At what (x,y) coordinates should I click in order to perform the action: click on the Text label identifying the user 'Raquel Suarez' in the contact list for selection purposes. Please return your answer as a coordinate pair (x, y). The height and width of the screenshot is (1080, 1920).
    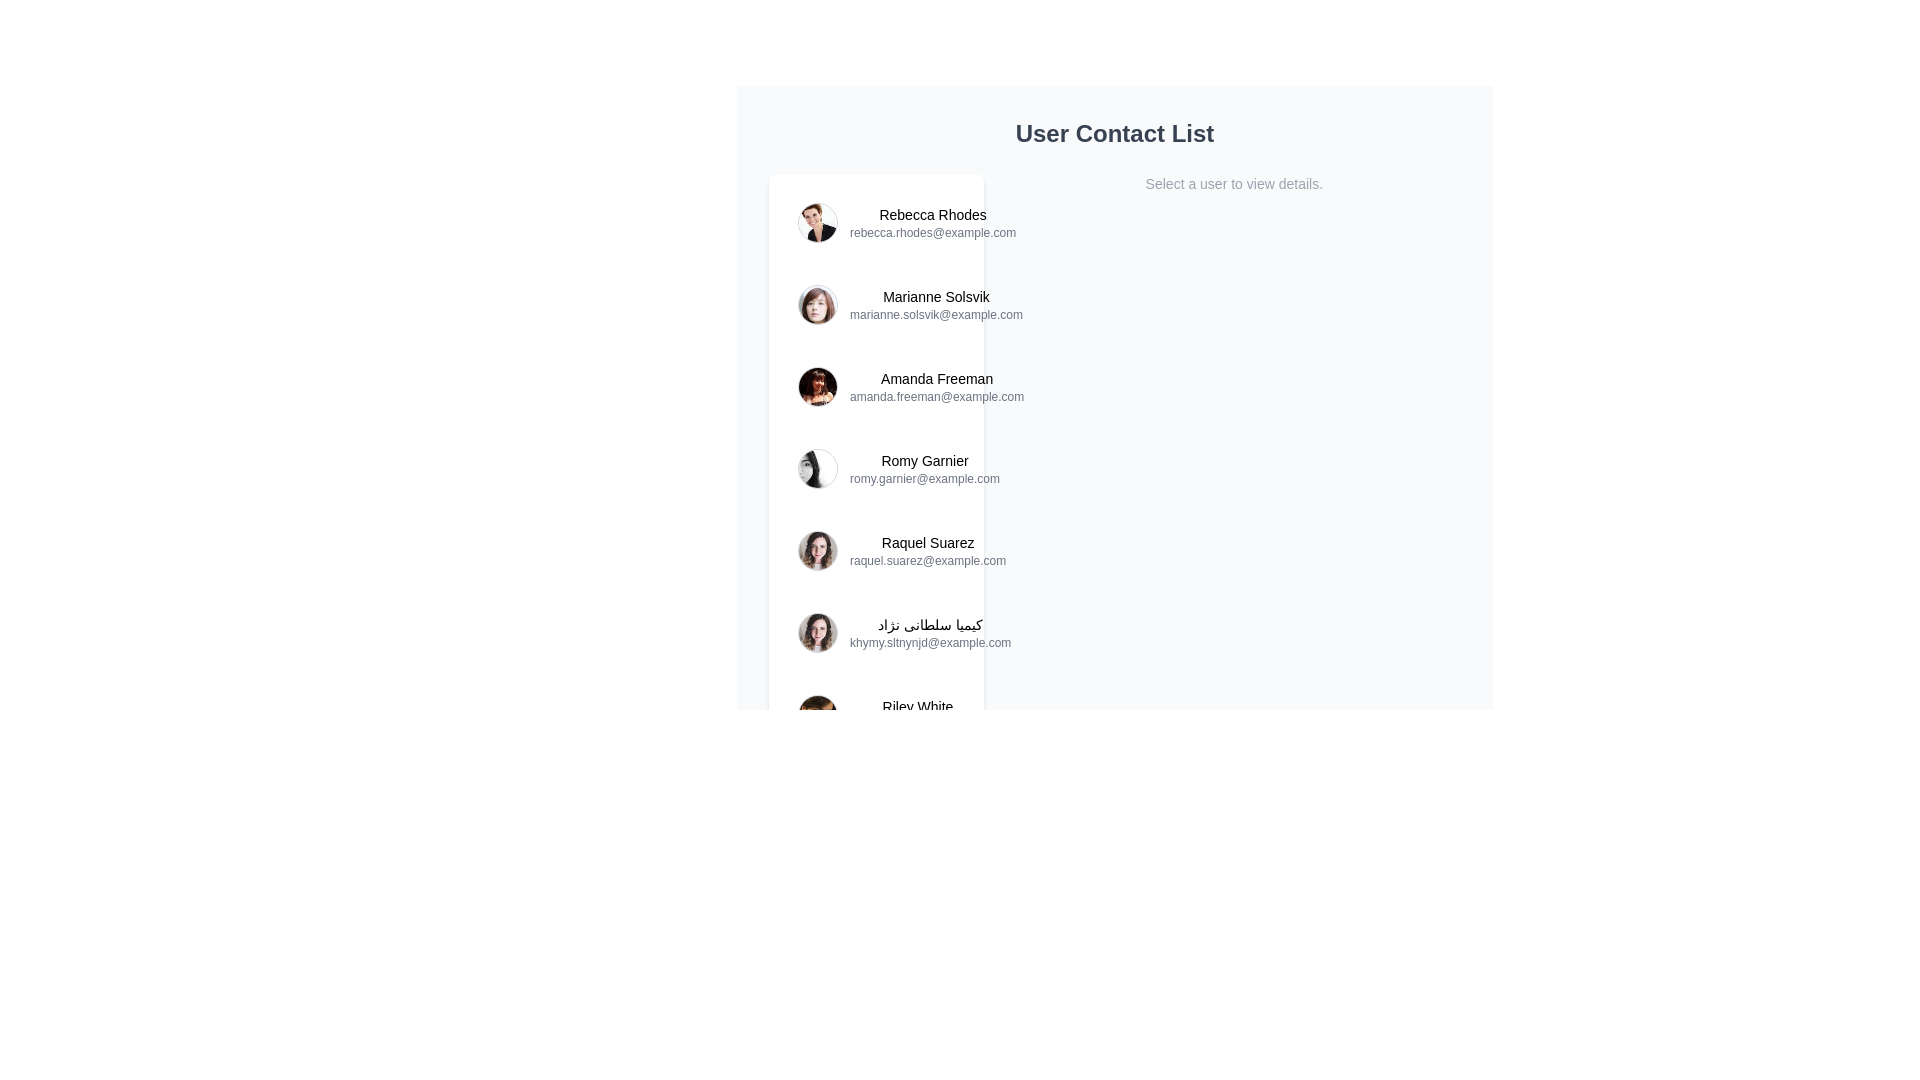
    Looking at the image, I should click on (926, 543).